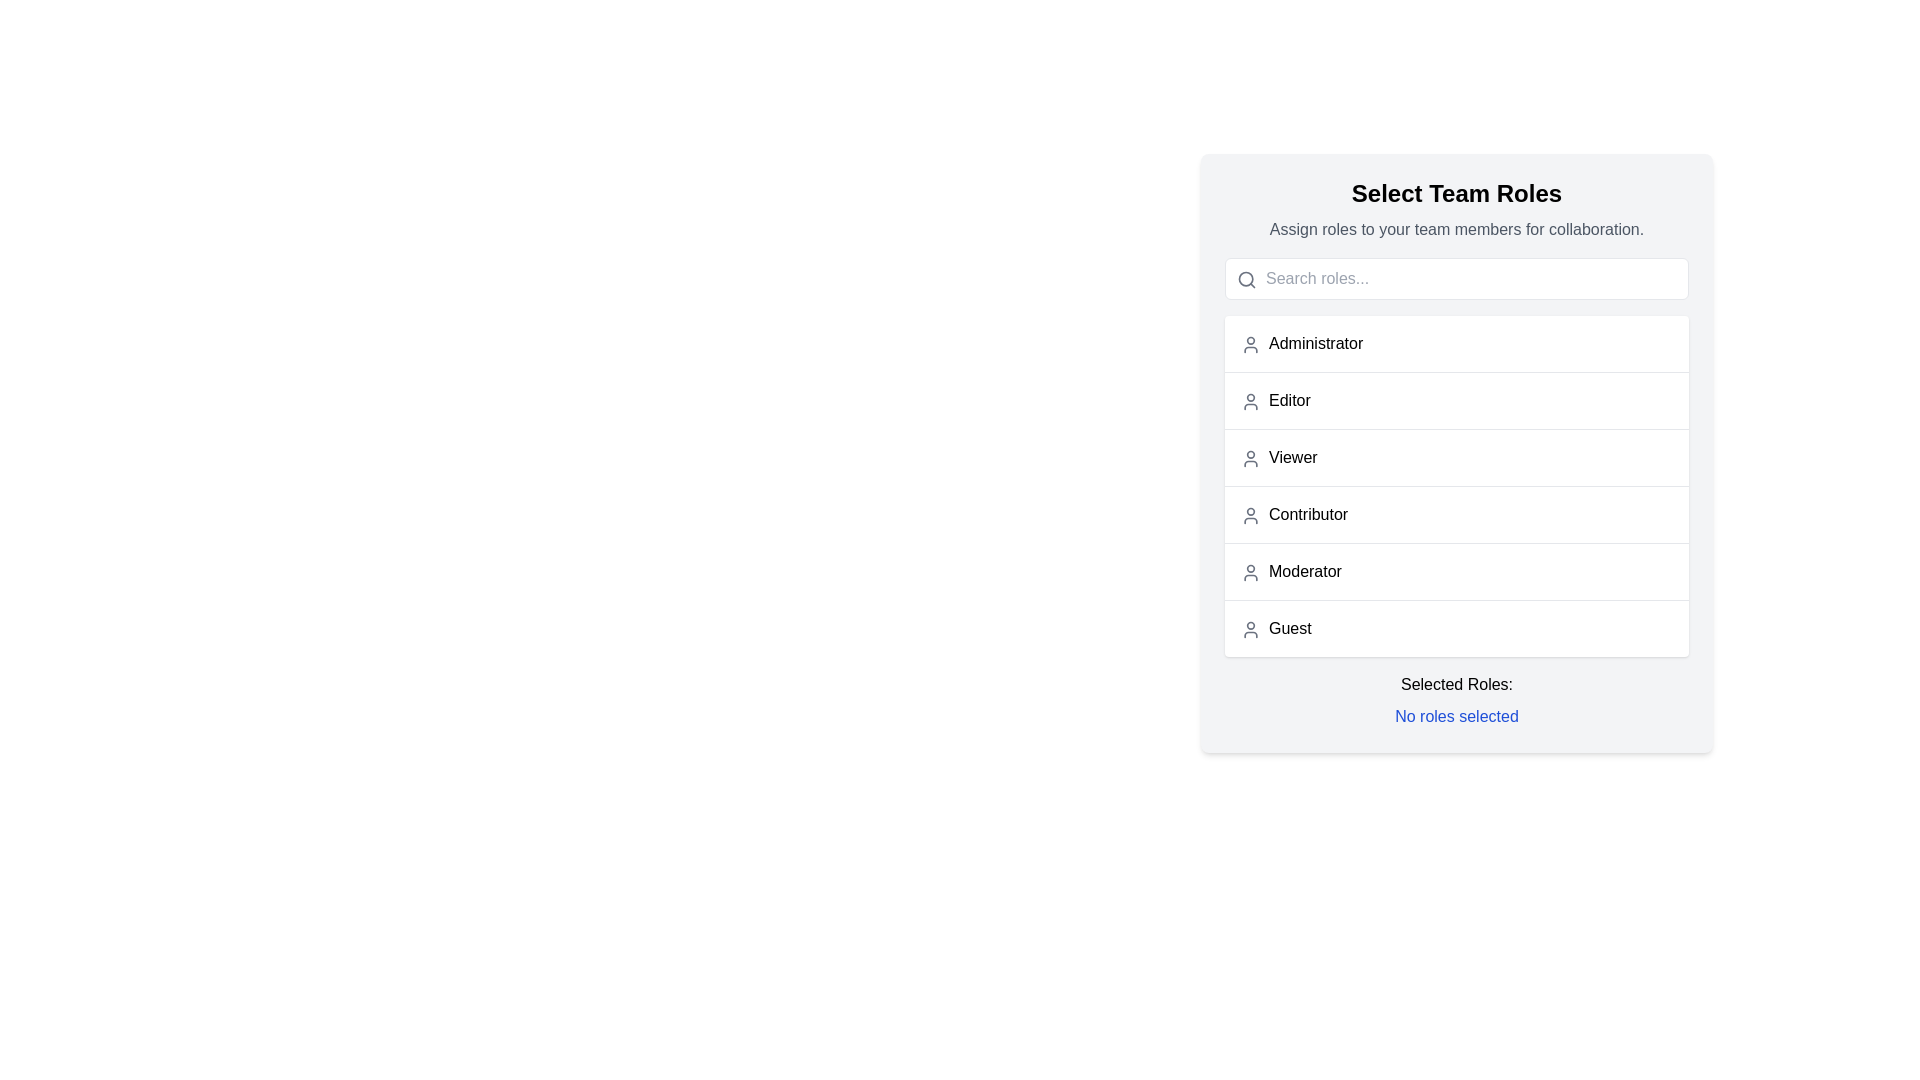  What do you see at coordinates (1457, 400) in the screenshot?
I see `the 'Editor' role selectable list item located between 'Administrator' and 'Viewer' in the team role selection box` at bounding box center [1457, 400].